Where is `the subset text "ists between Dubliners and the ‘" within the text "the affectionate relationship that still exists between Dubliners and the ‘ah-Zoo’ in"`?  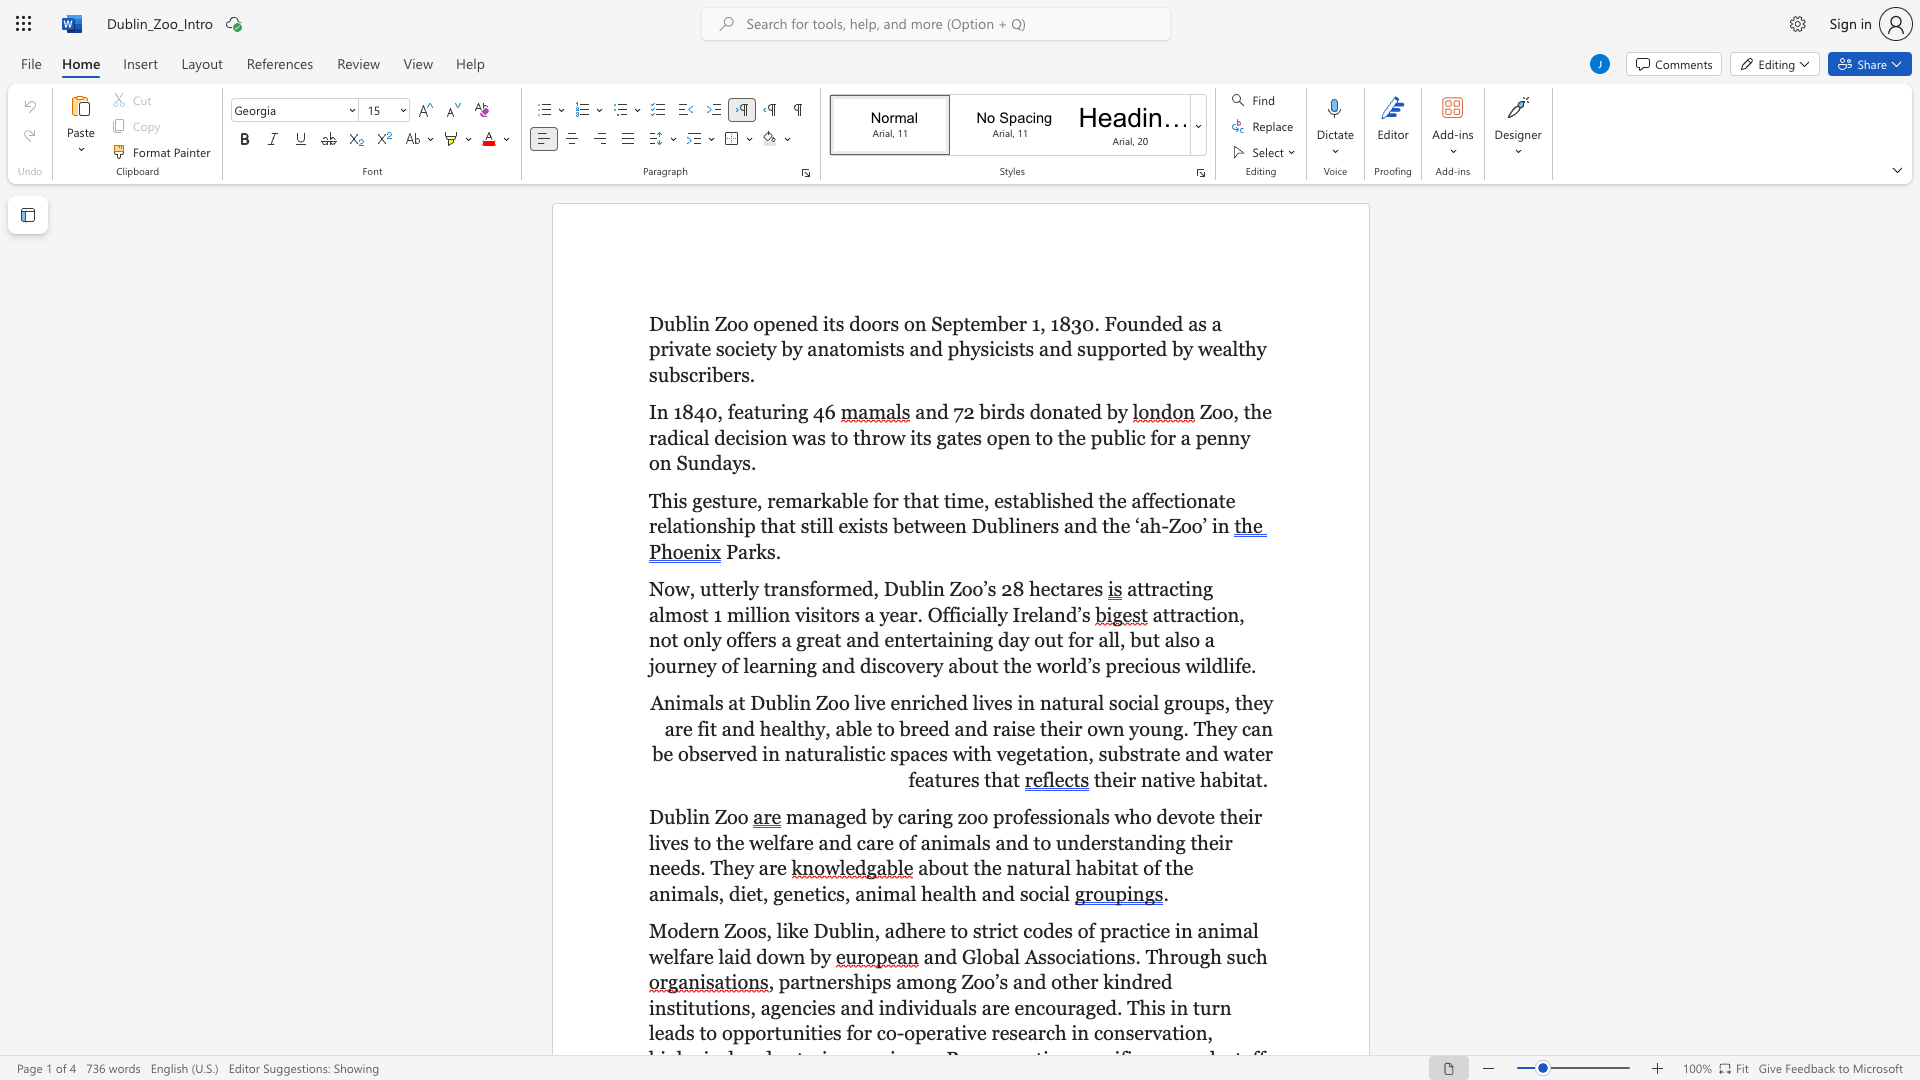 the subset text "ists between Dubliners and the ‘" within the text "the affectionate relationship that still exists between Dubliners and the ‘ah-Zoo’ in" is located at coordinates (858, 525).